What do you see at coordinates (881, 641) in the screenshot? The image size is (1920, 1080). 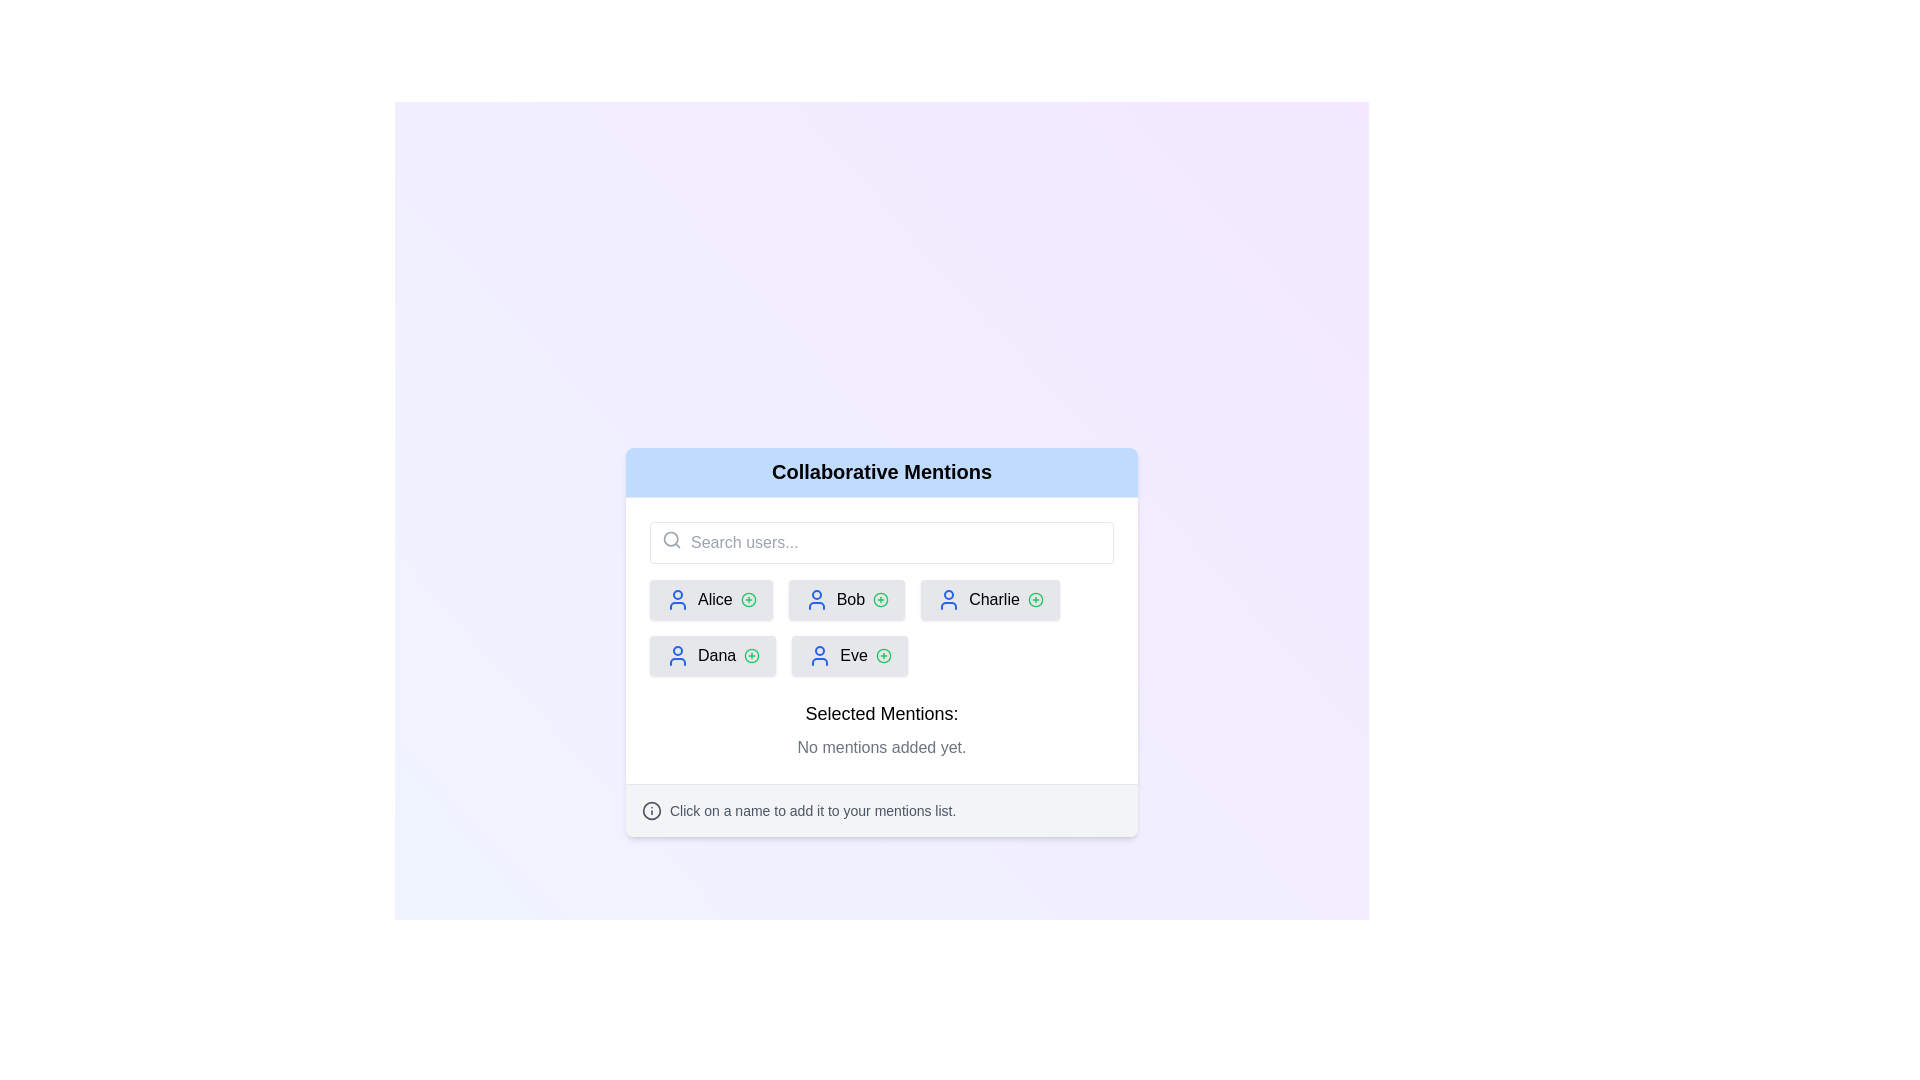 I see `the icons in the 'Collaborative Mentions' card component, which includes a search field and selectable names` at bounding box center [881, 641].